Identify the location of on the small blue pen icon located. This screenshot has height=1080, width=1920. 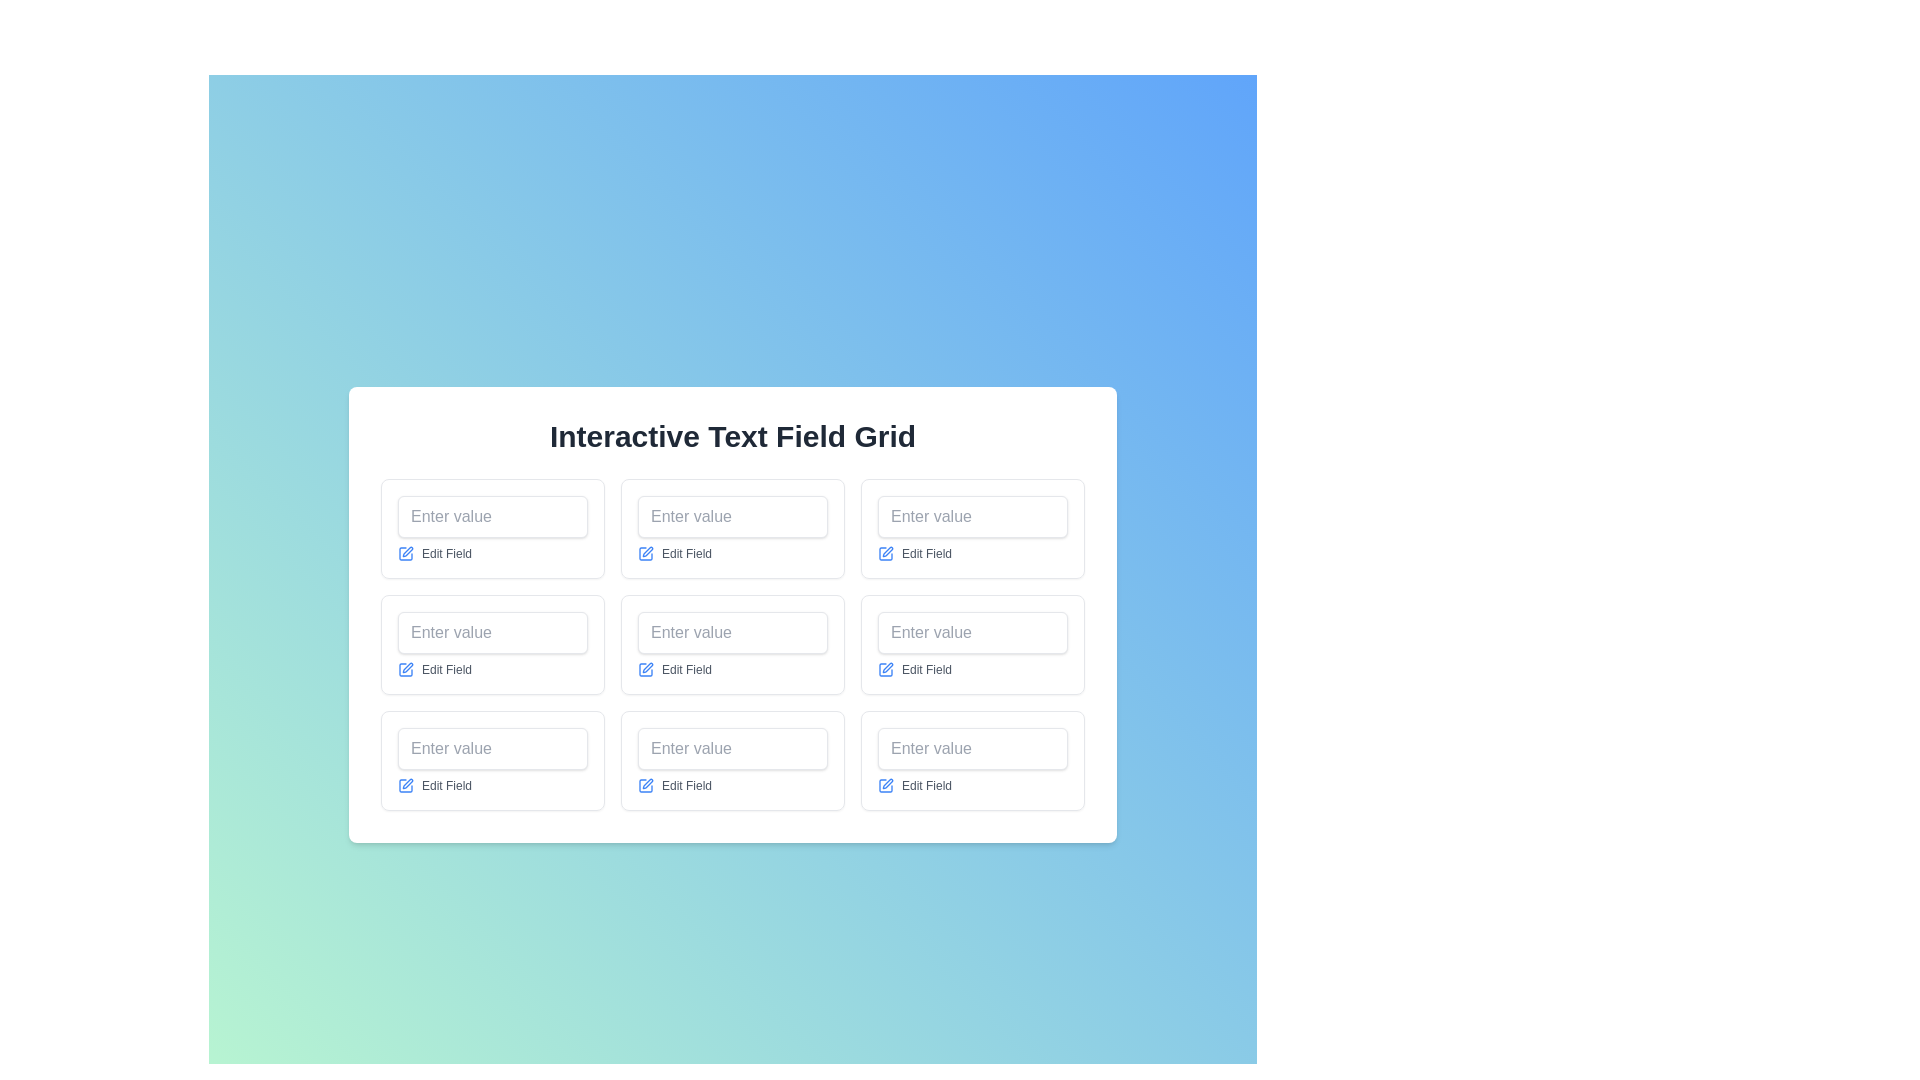
(885, 670).